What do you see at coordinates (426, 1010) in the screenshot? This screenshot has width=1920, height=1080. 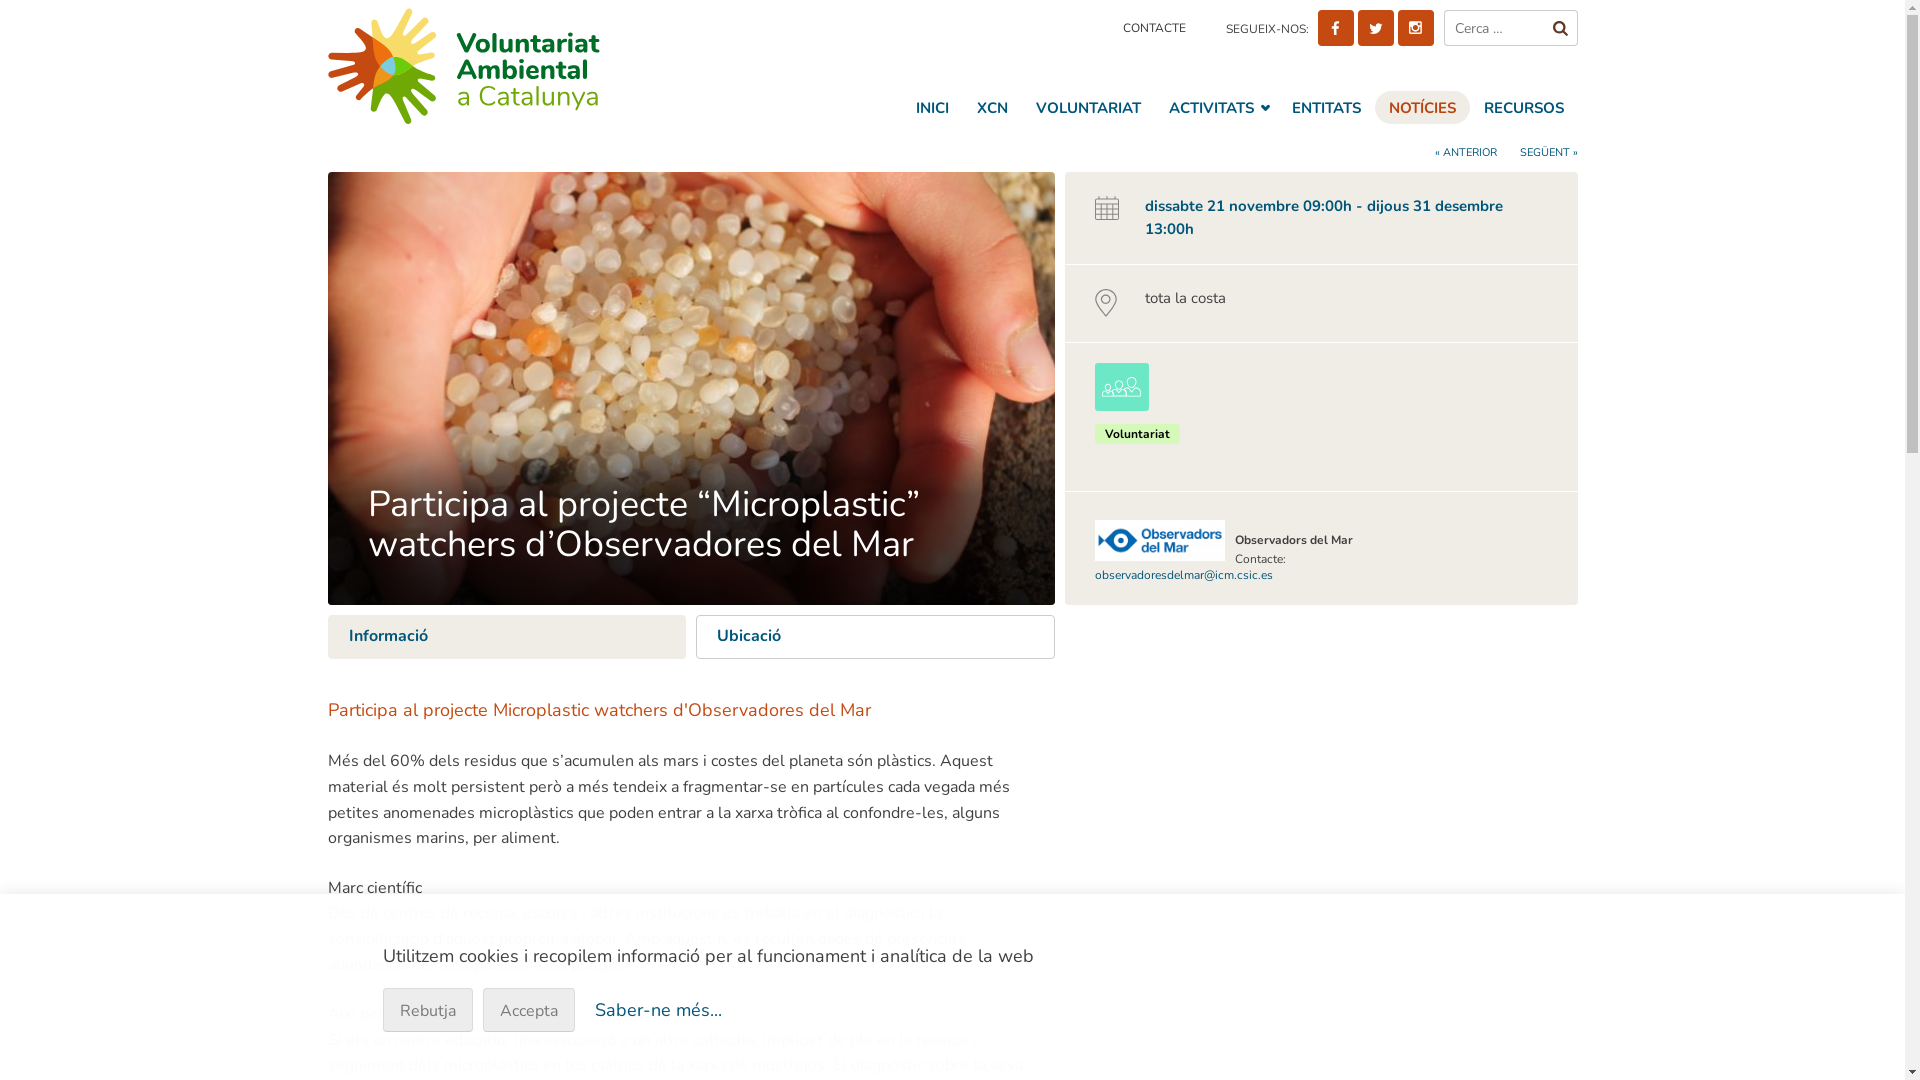 I see `'Rebutja'` at bounding box center [426, 1010].